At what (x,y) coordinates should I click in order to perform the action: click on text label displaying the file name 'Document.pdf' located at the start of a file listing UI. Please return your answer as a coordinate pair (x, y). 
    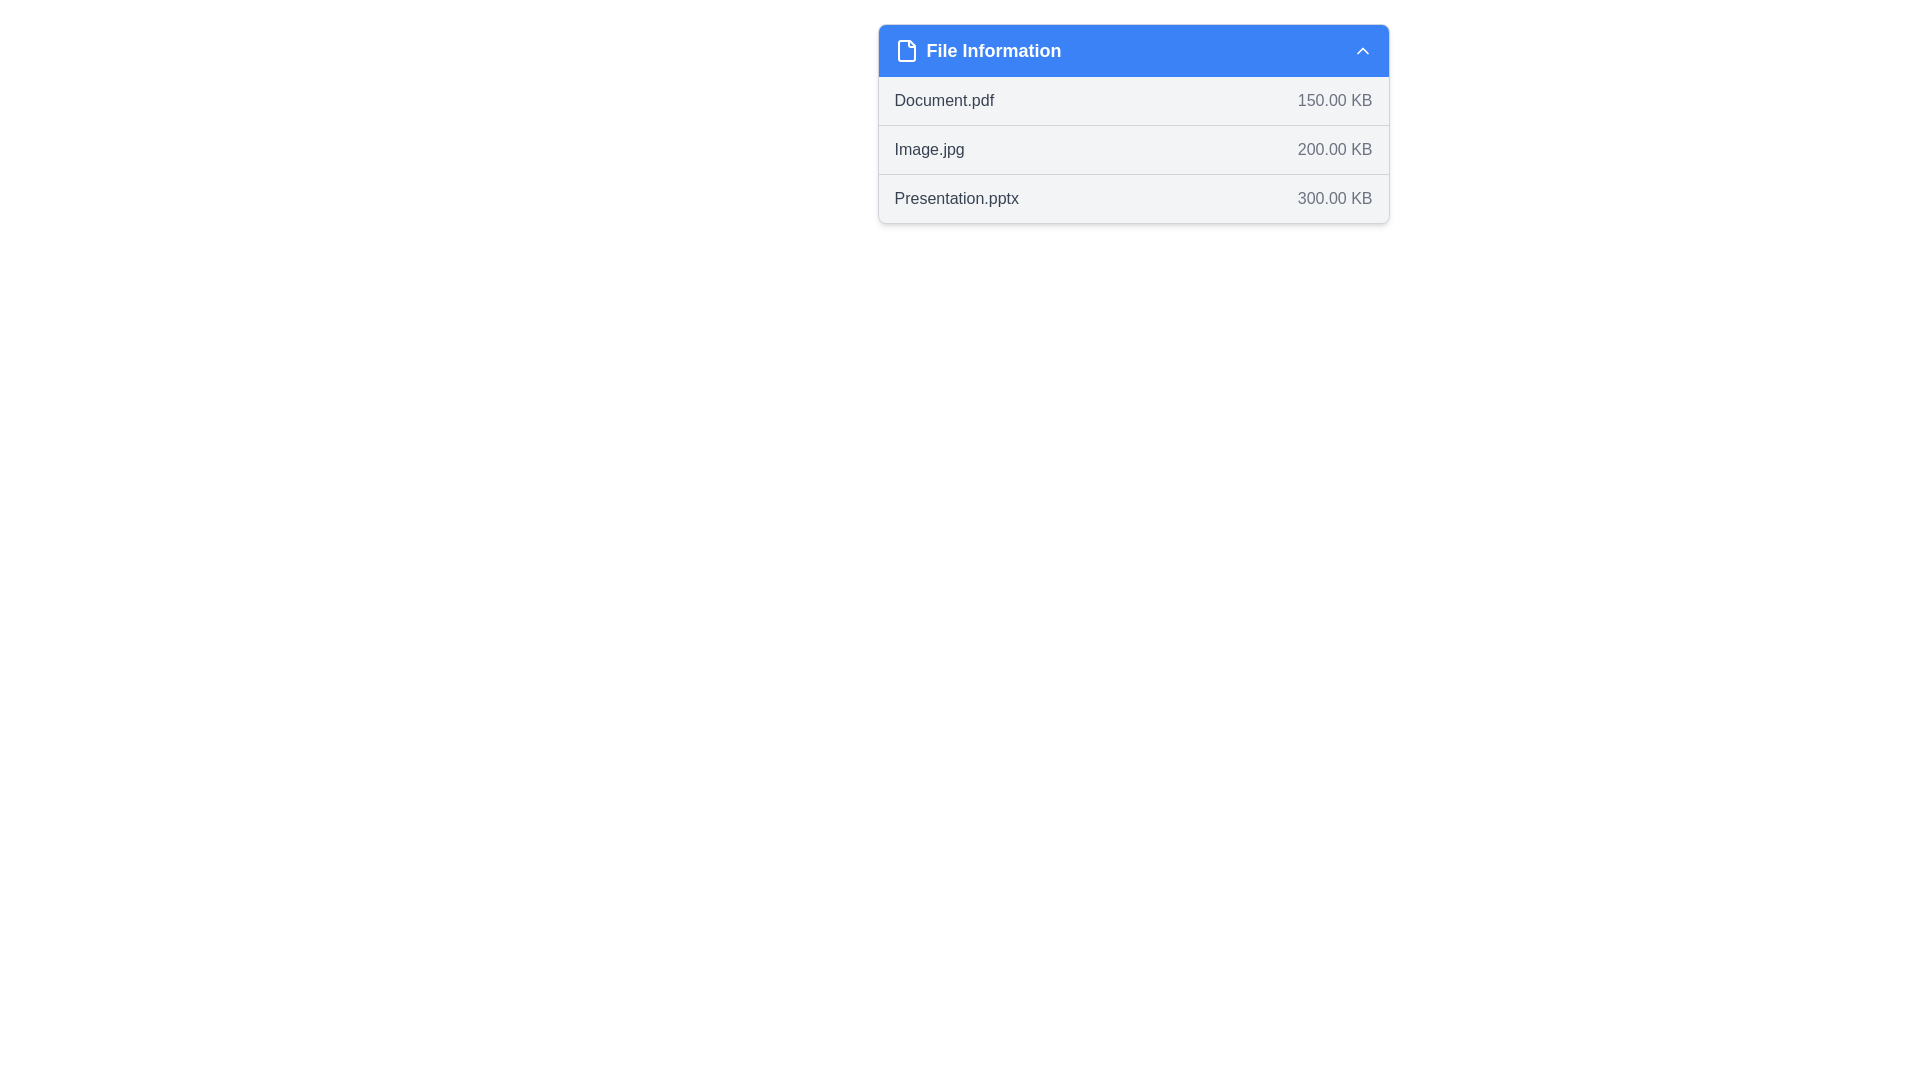
    Looking at the image, I should click on (943, 100).